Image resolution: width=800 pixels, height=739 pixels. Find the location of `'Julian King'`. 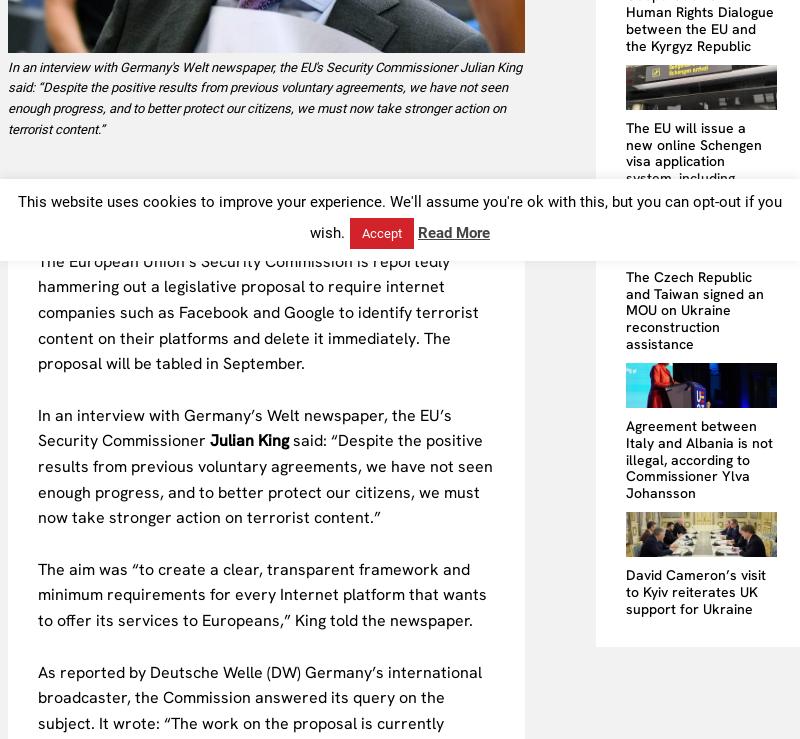

'Julian King' is located at coordinates (248, 440).